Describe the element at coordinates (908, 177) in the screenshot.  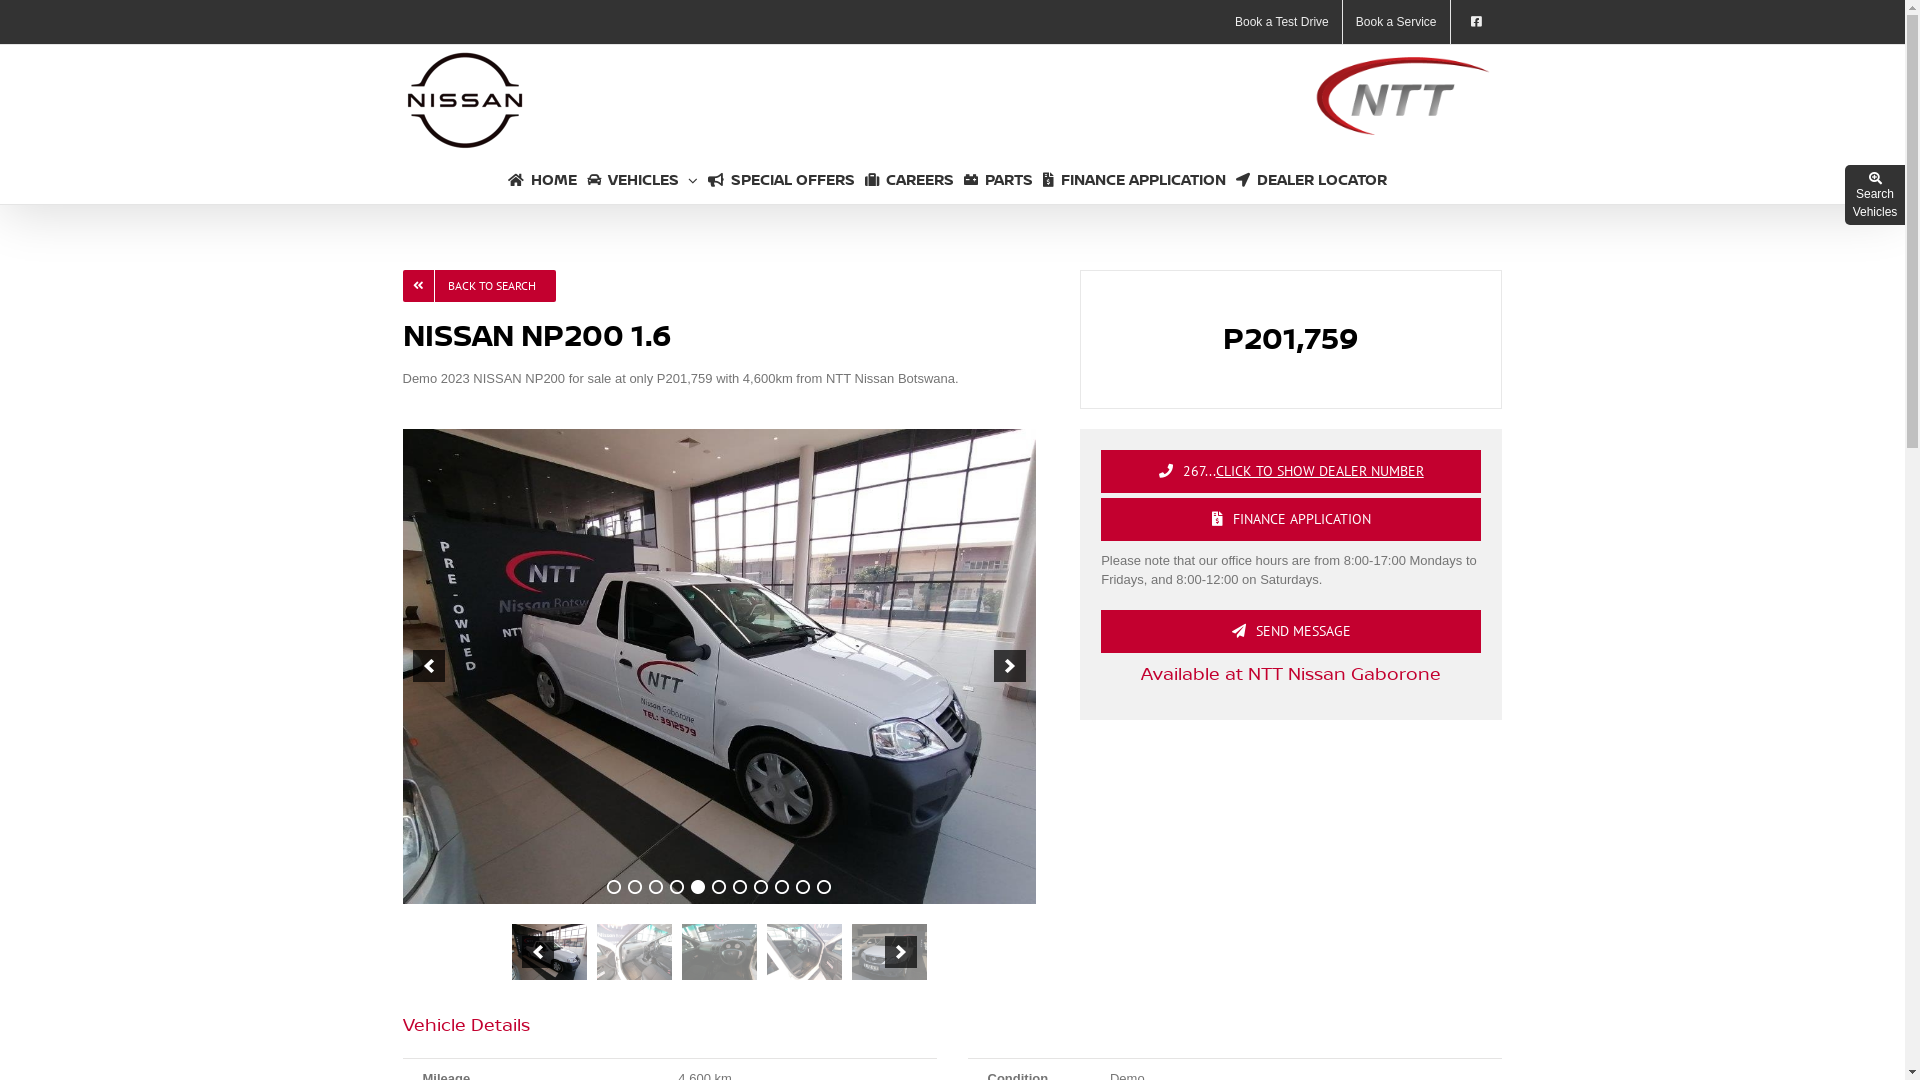
I see `'CAREERS'` at that location.